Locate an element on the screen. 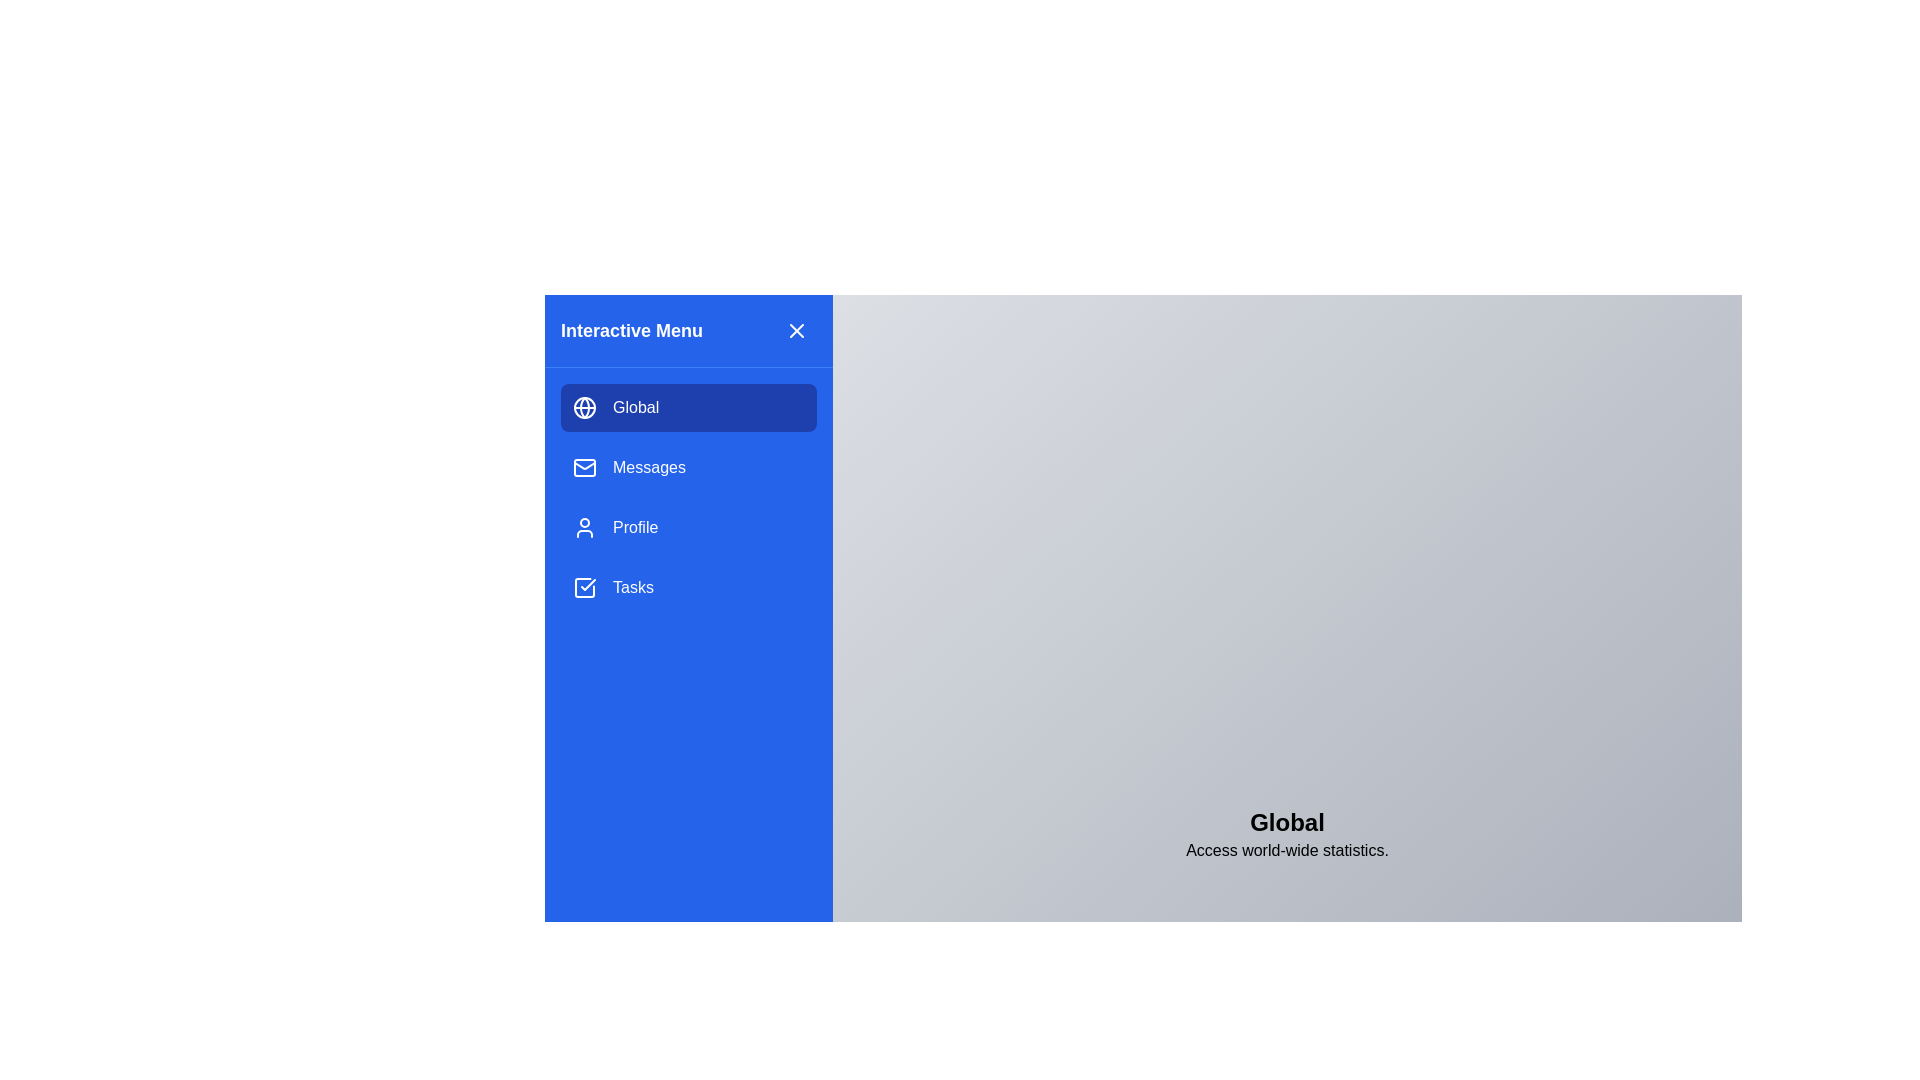 This screenshot has height=1080, width=1920. the third menu item in the interactive menu panel is located at coordinates (689, 527).